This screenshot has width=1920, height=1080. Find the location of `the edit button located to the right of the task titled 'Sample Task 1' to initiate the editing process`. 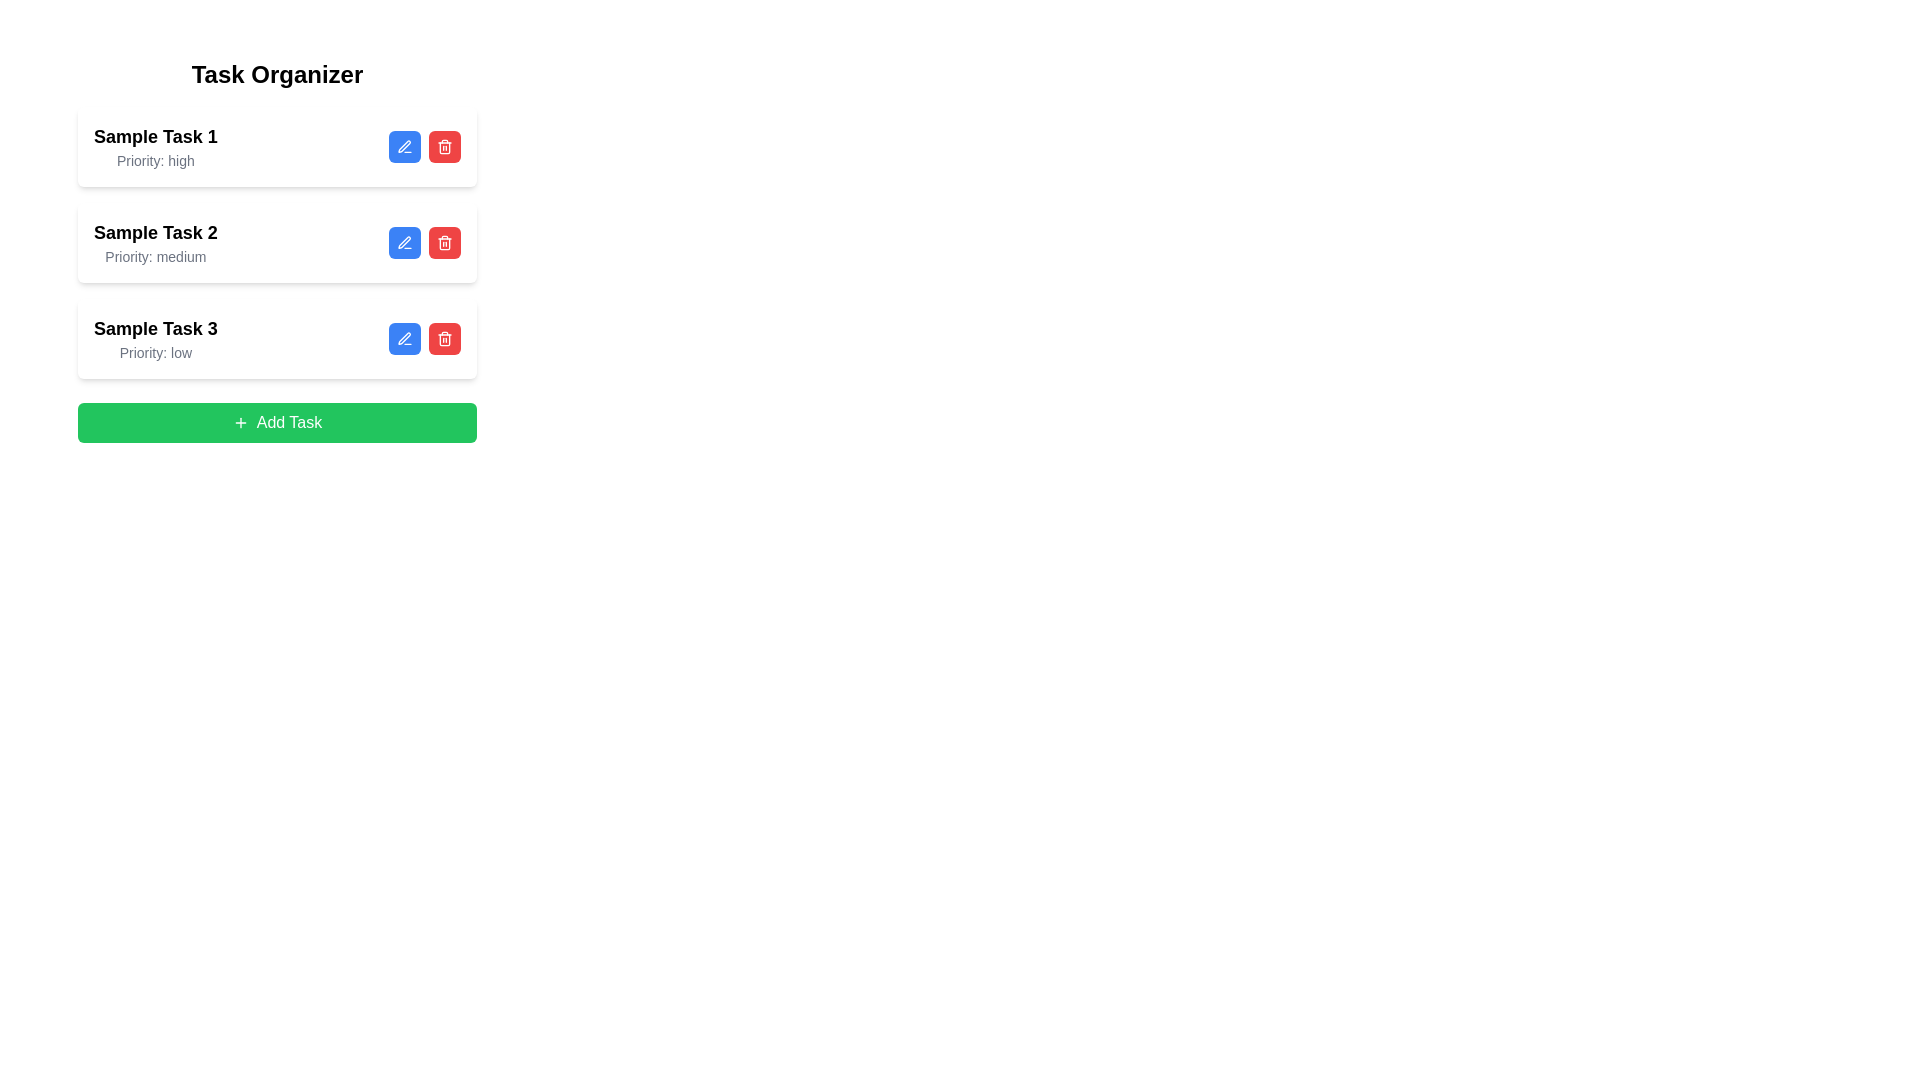

the edit button located to the right of the task titled 'Sample Task 1' to initiate the editing process is located at coordinates (403, 145).